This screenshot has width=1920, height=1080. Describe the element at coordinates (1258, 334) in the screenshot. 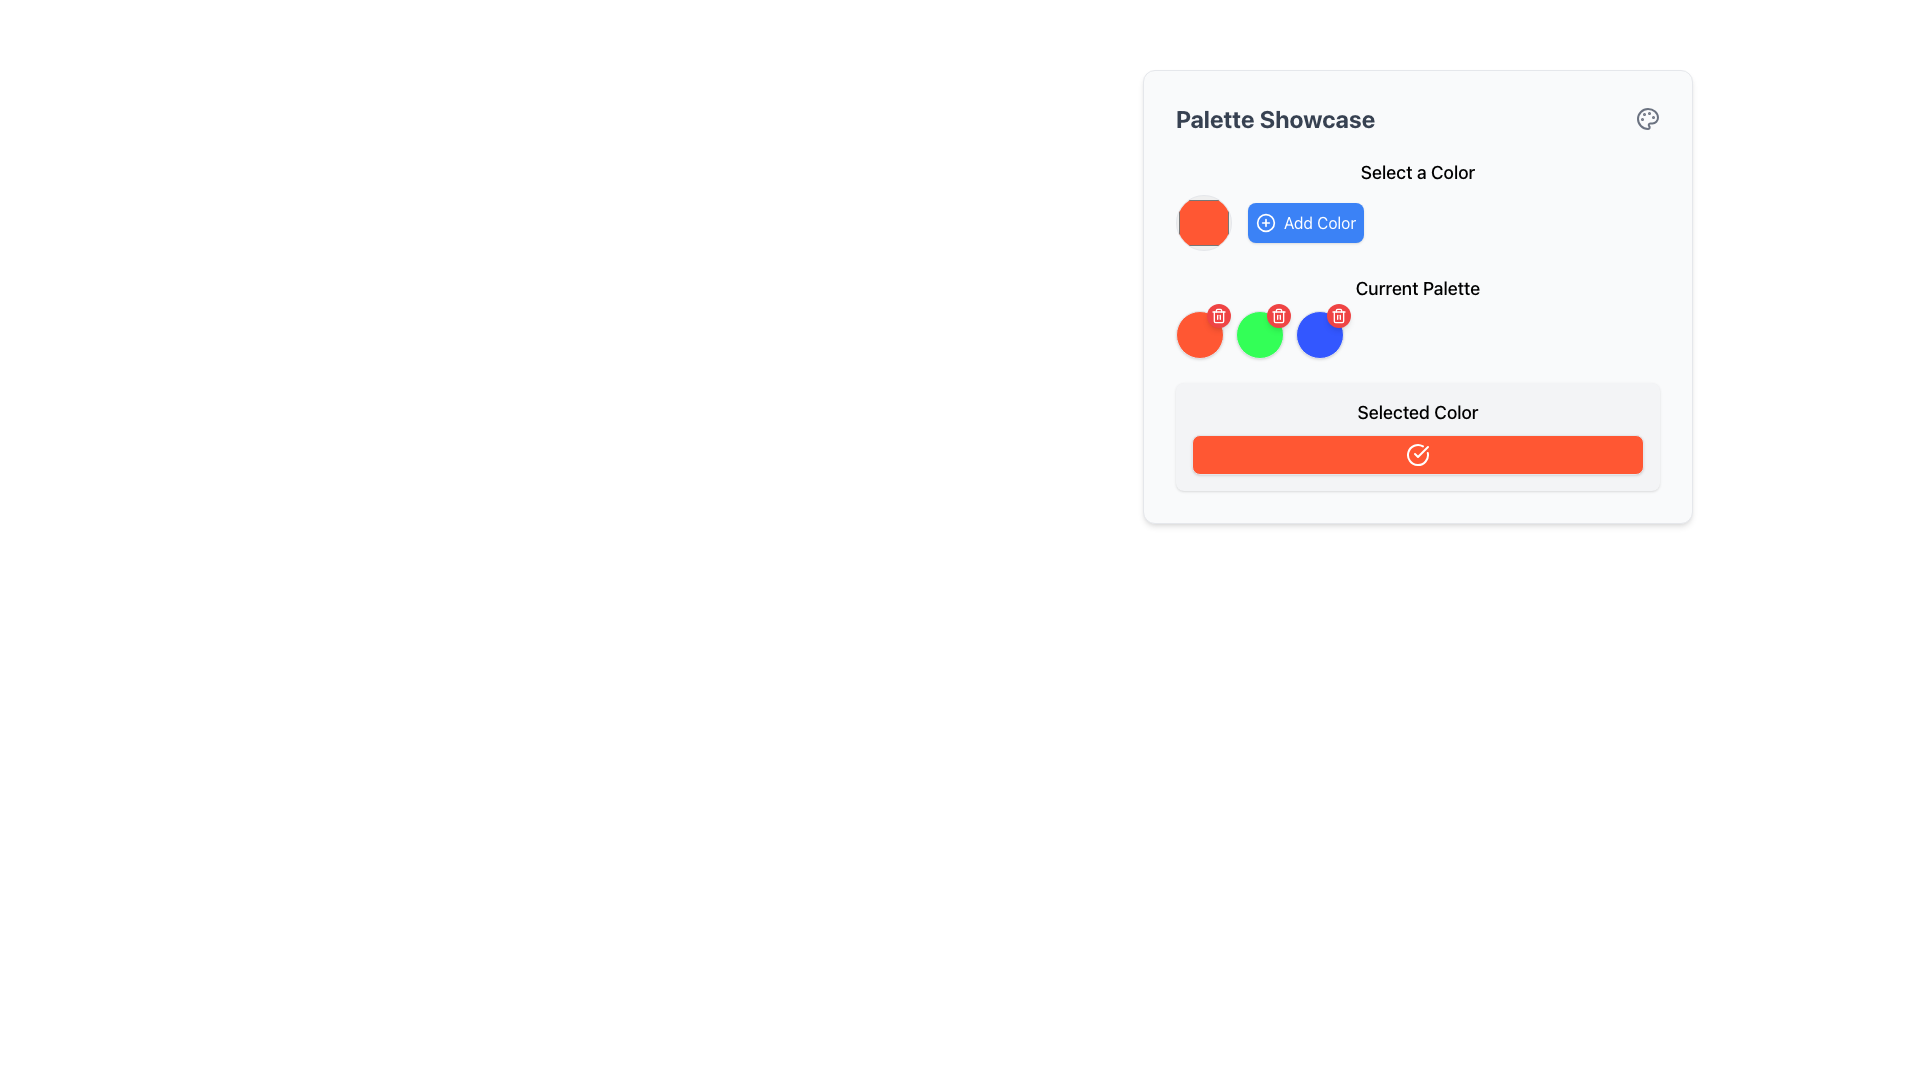

I see `the second circular color selector in the 'Current Palette' section` at that location.